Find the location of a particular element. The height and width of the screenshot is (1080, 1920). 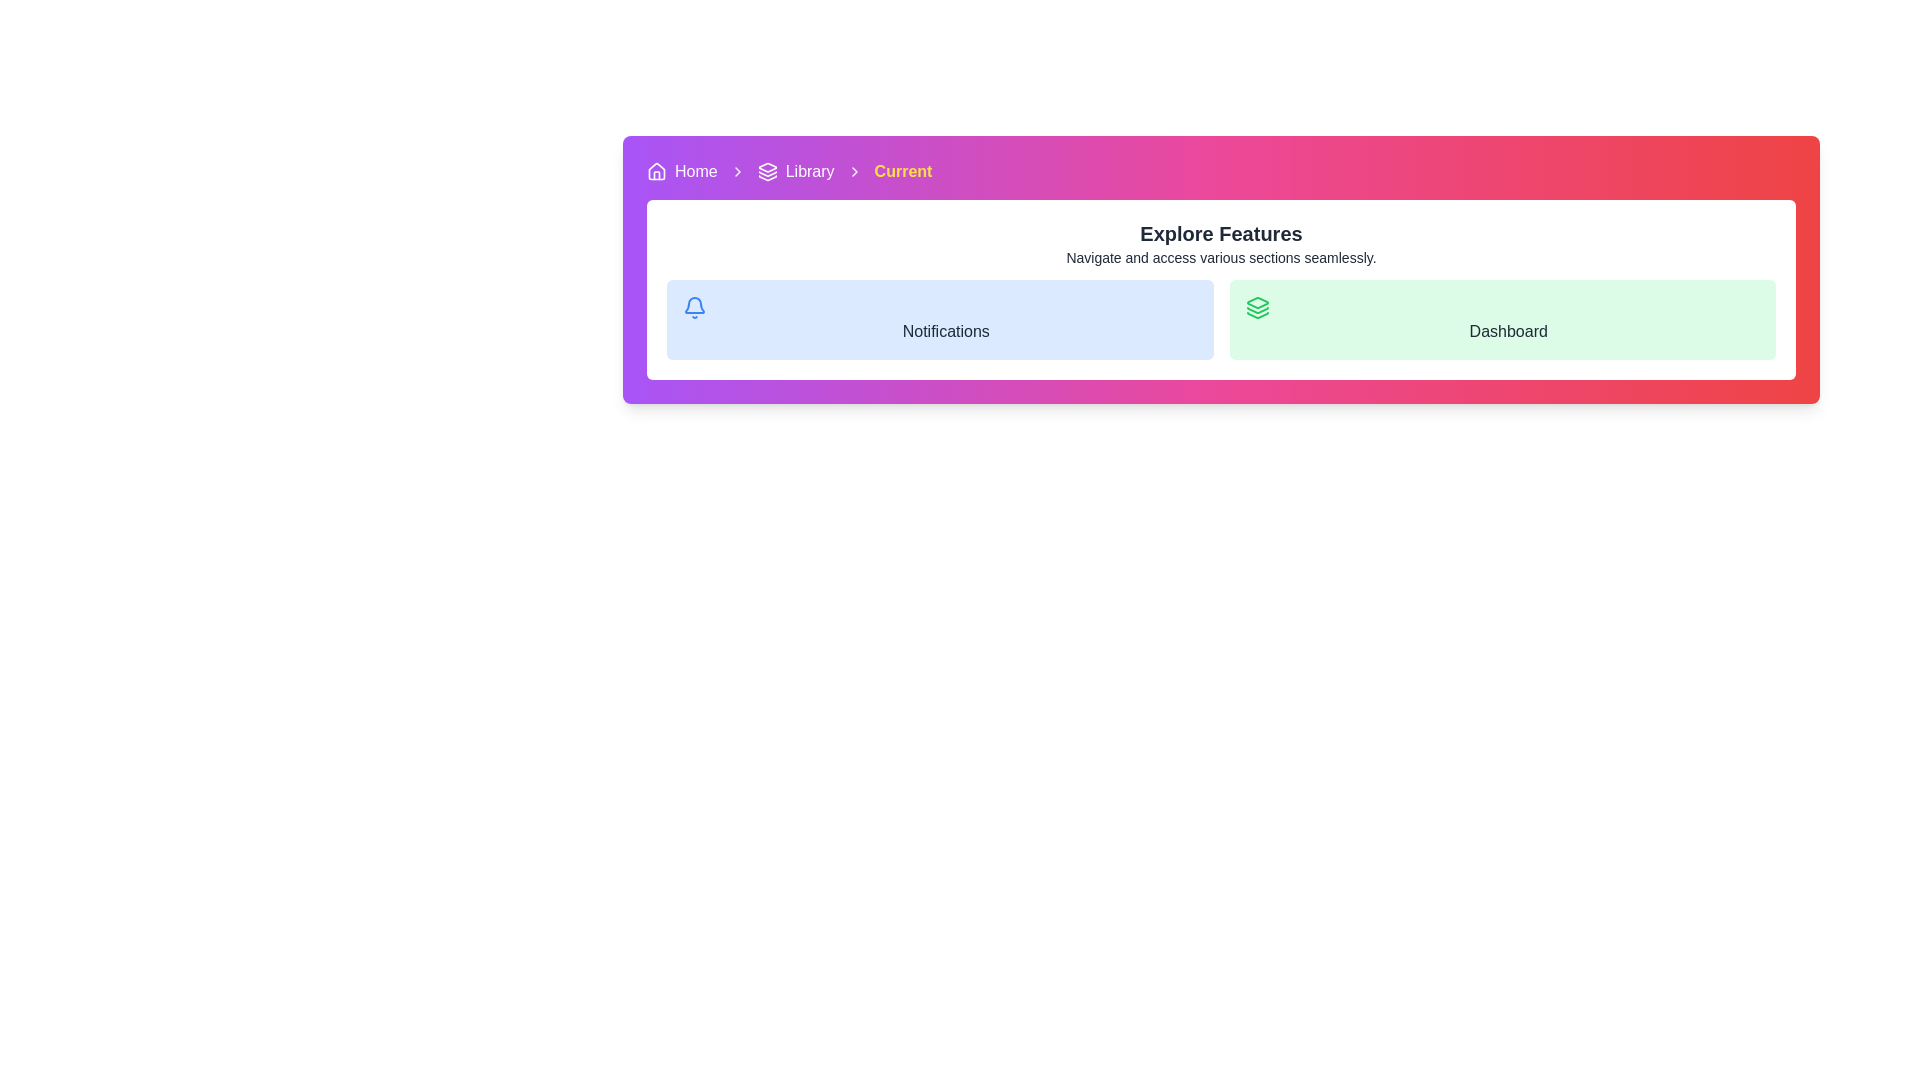

the middle layer of the stacked icon located within the Dashboard button on the right side of a two-button layout in the Explore Features section is located at coordinates (1256, 310).